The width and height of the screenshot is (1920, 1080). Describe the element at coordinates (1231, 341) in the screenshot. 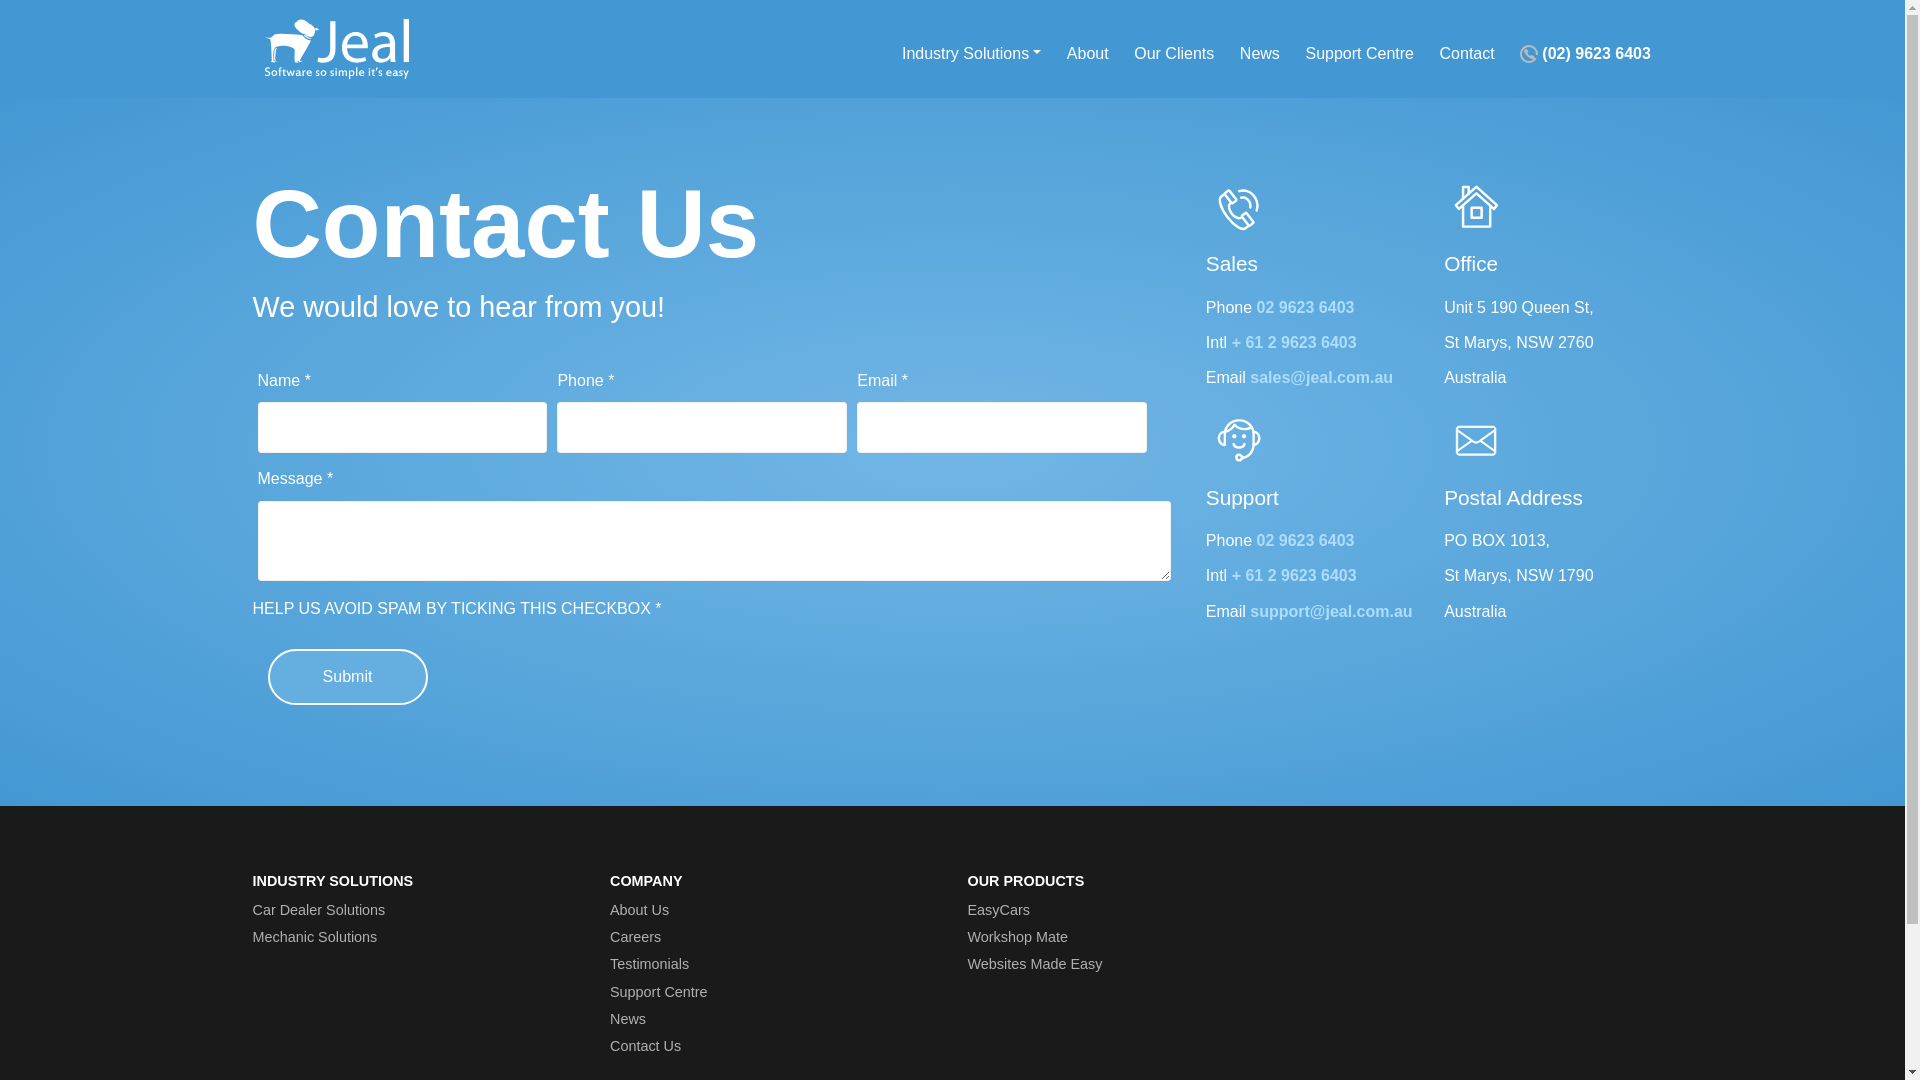

I see `'+ 61 2 9623 6403'` at that location.